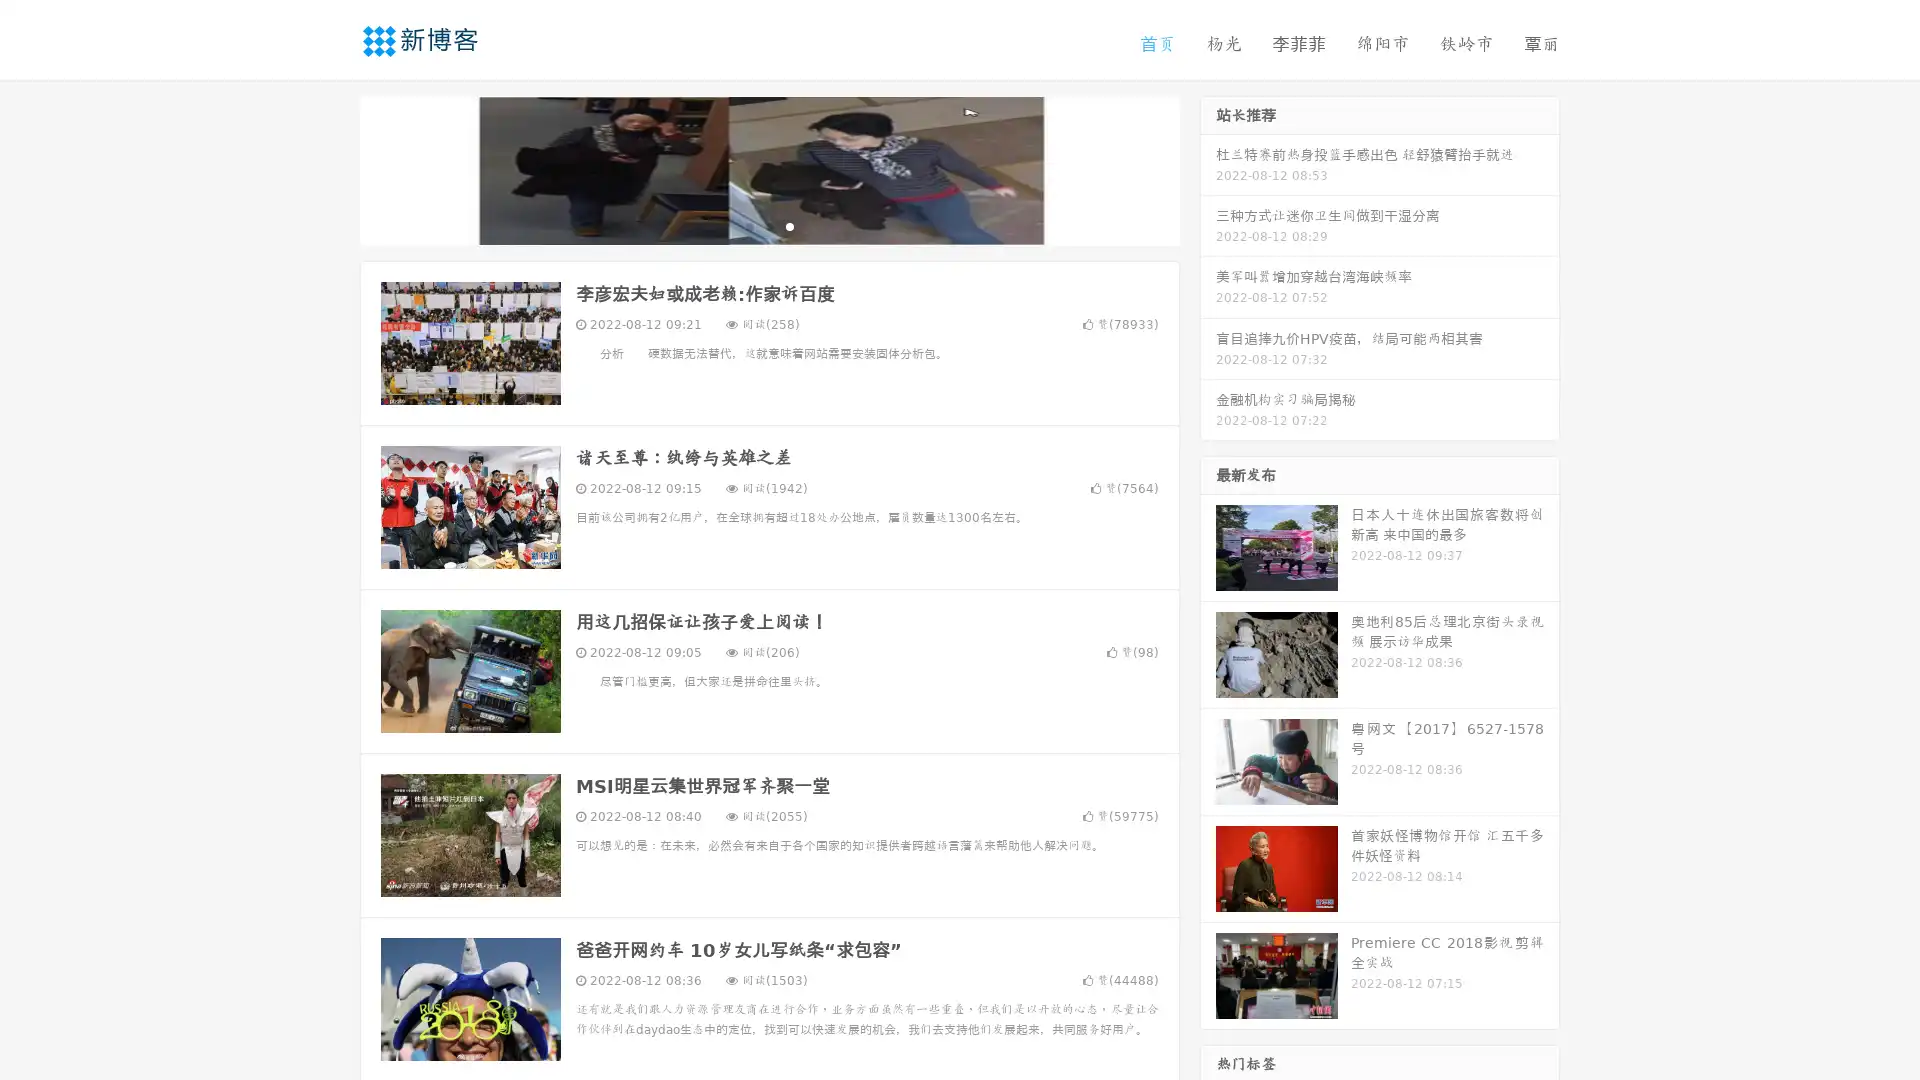 The image size is (1920, 1080). Describe the element at coordinates (748, 225) in the screenshot. I see `Go to slide 1` at that location.